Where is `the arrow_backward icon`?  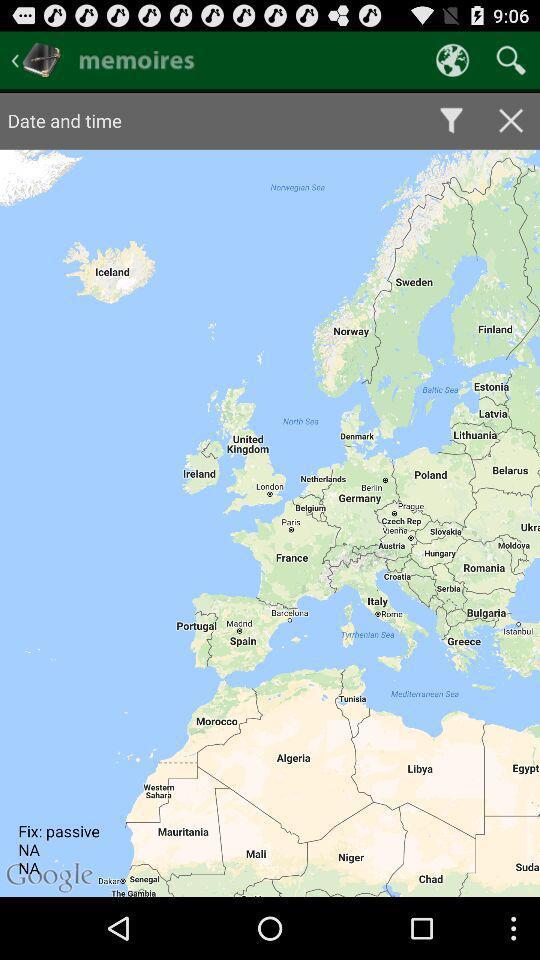 the arrow_backward icon is located at coordinates (36, 64).